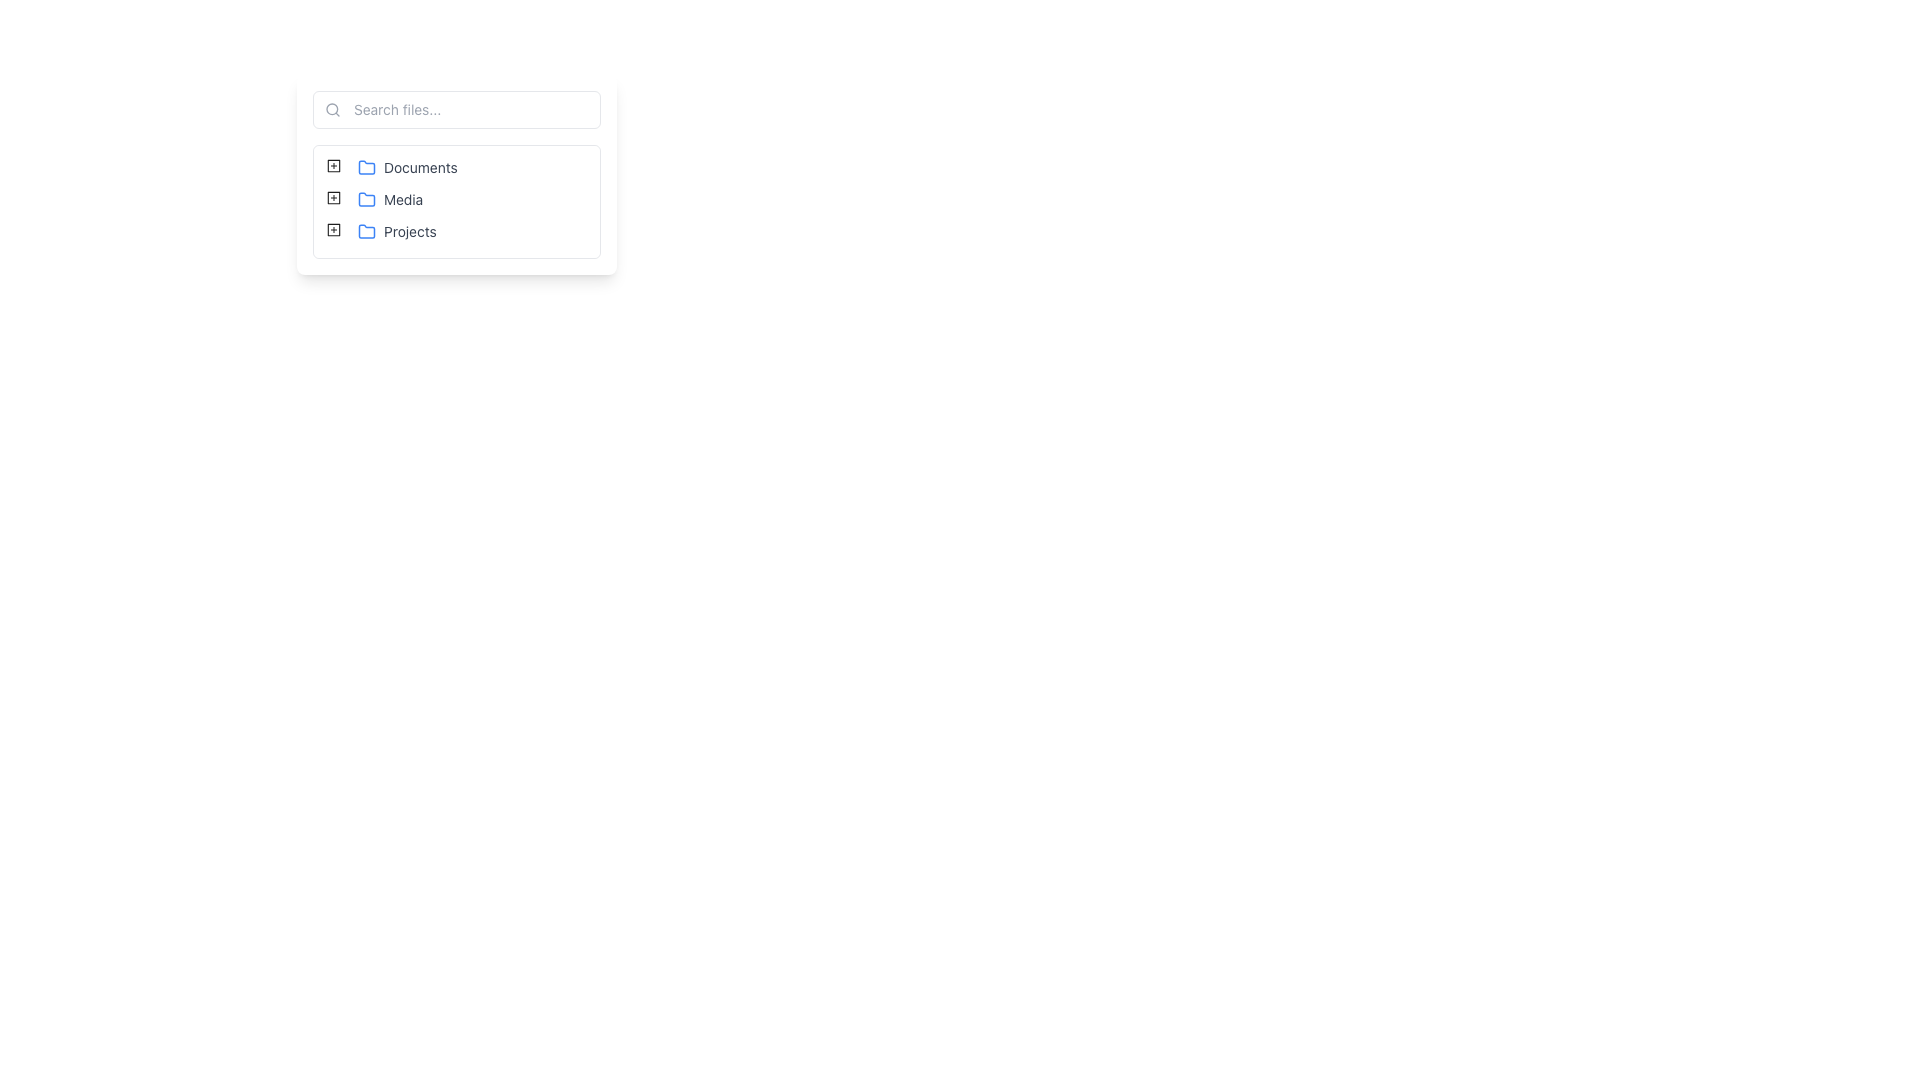  I want to click on the expand/collapse toggle button, which is a square-shaped icon with a plus sign, located to the left of the 'Documents' folder label, so click(334, 167).